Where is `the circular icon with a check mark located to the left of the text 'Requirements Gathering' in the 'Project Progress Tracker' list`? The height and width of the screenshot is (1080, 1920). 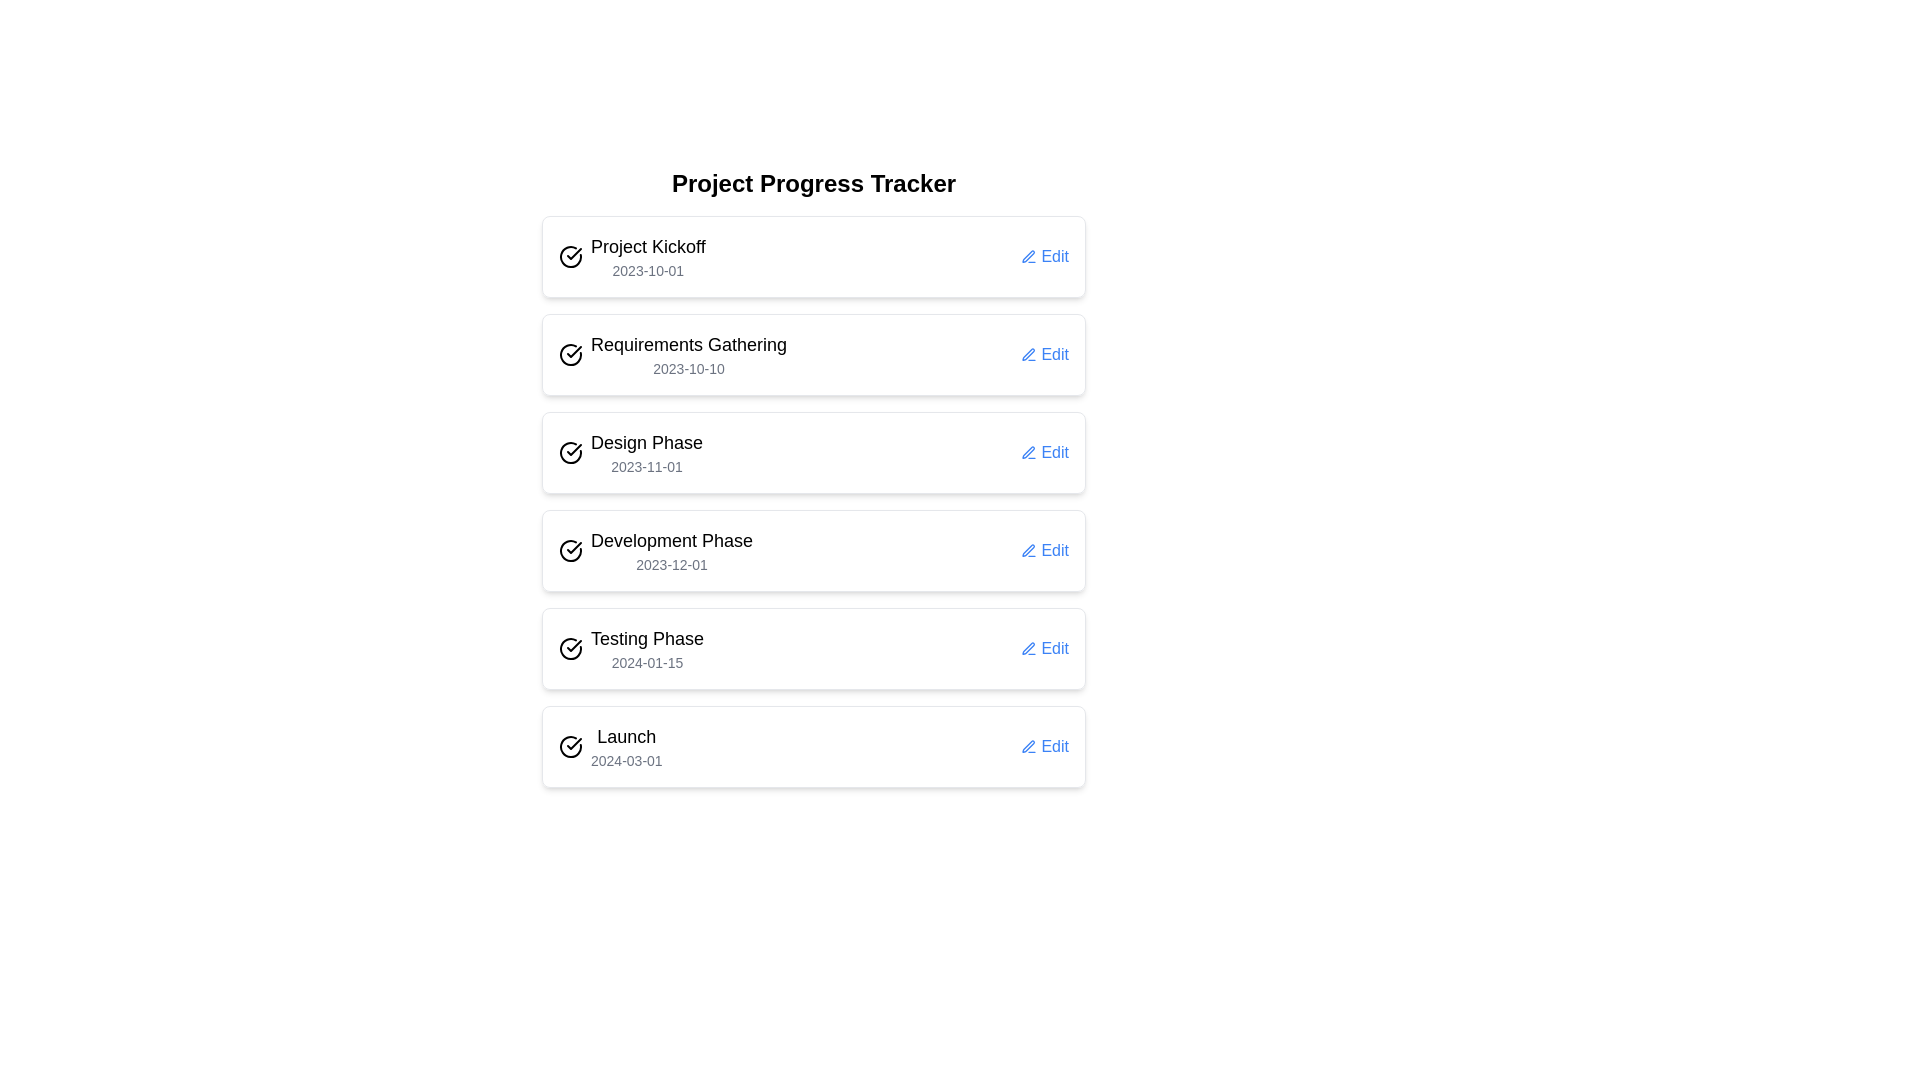 the circular icon with a check mark located to the left of the text 'Requirements Gathering' in the 'Project Progress Tracker' list is located at coordinates (570, 353).